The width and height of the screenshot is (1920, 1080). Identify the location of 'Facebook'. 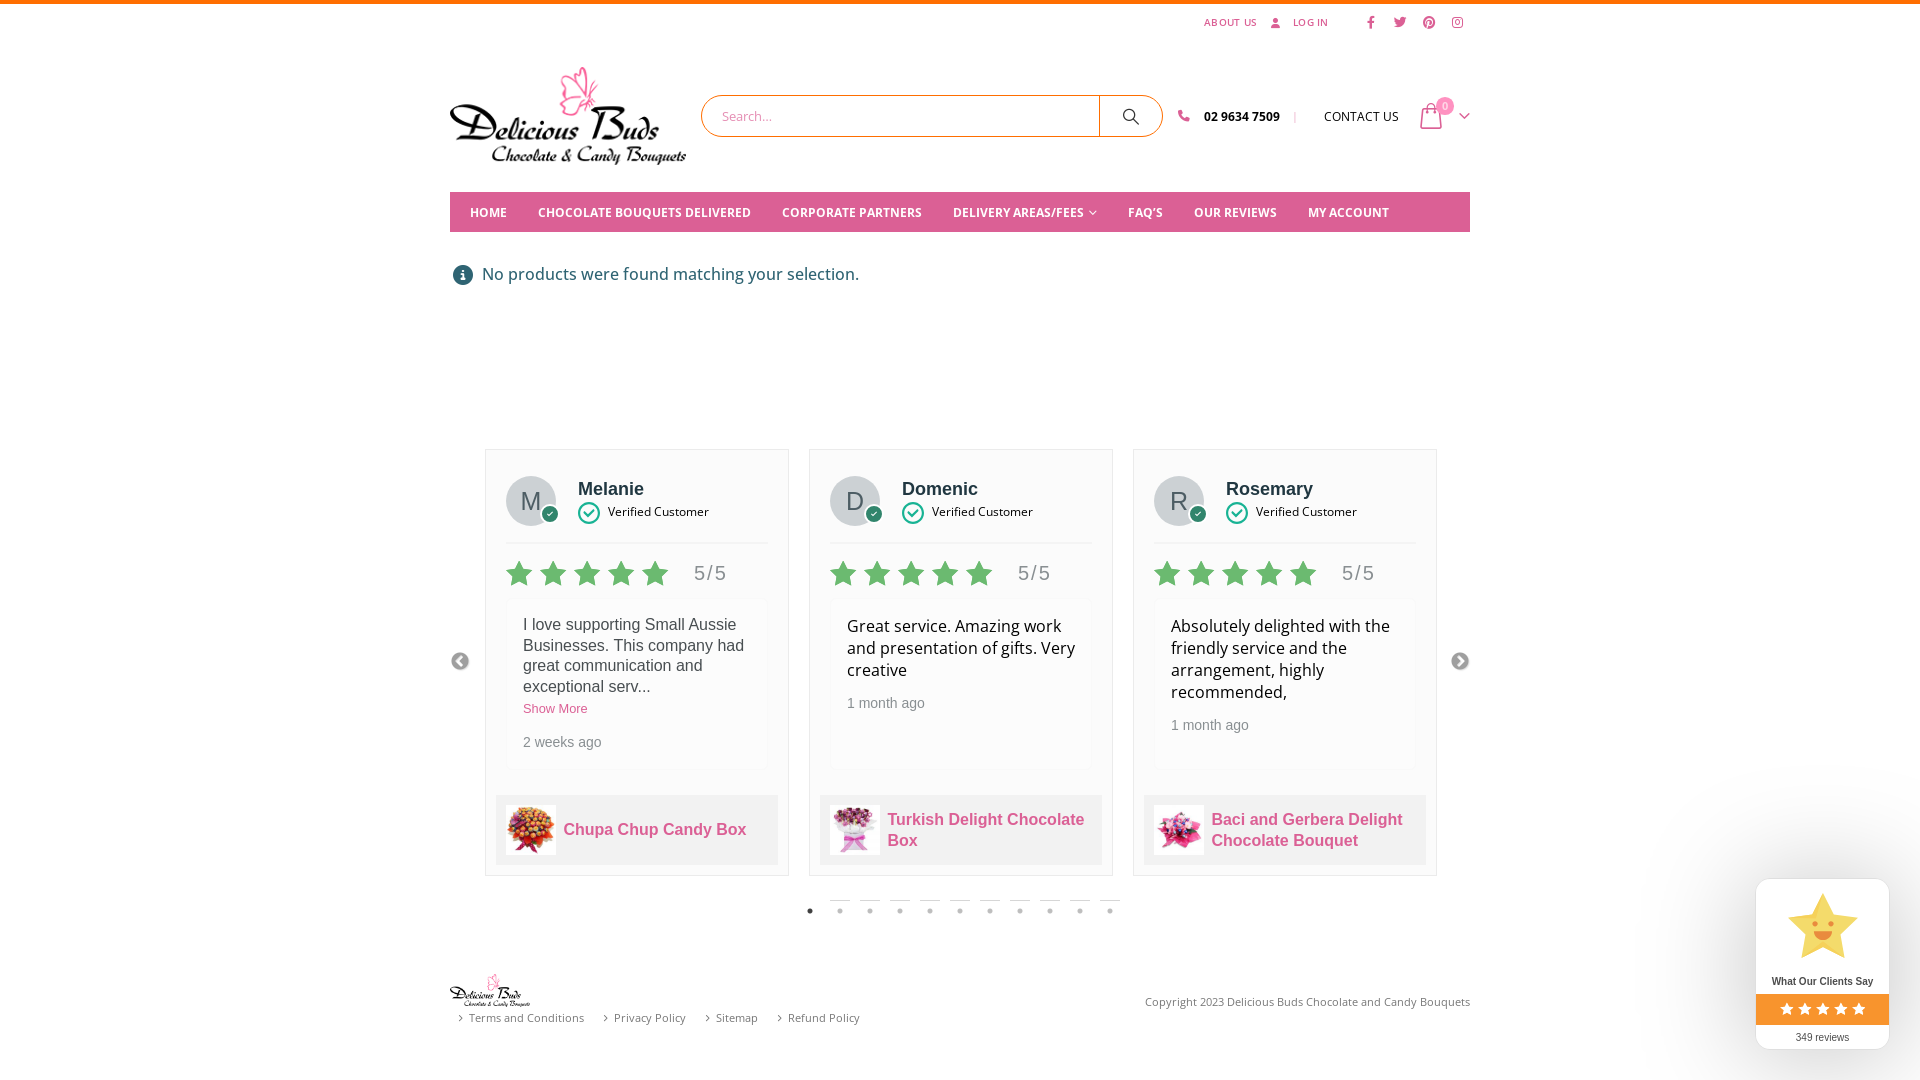
(1371, 22).